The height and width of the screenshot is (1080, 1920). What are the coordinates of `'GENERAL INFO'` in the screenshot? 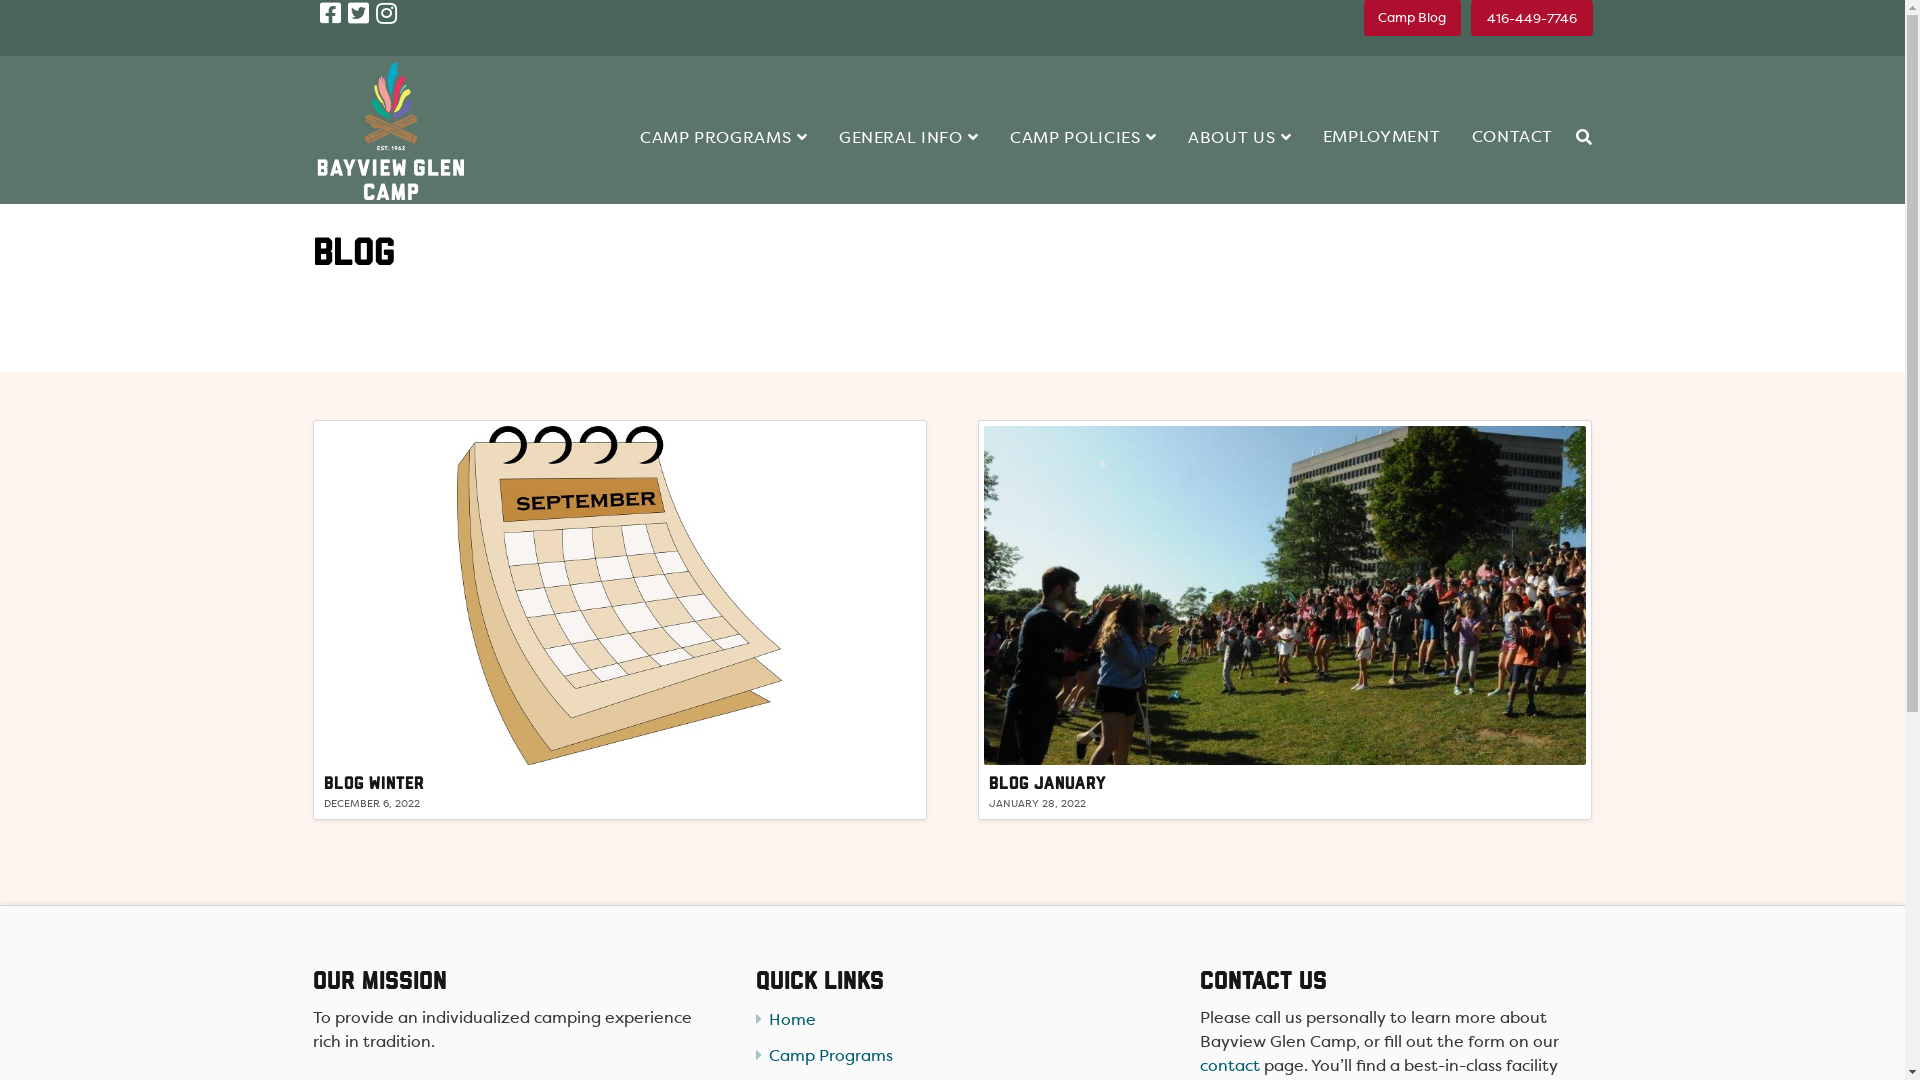 It's located at (907, 100).